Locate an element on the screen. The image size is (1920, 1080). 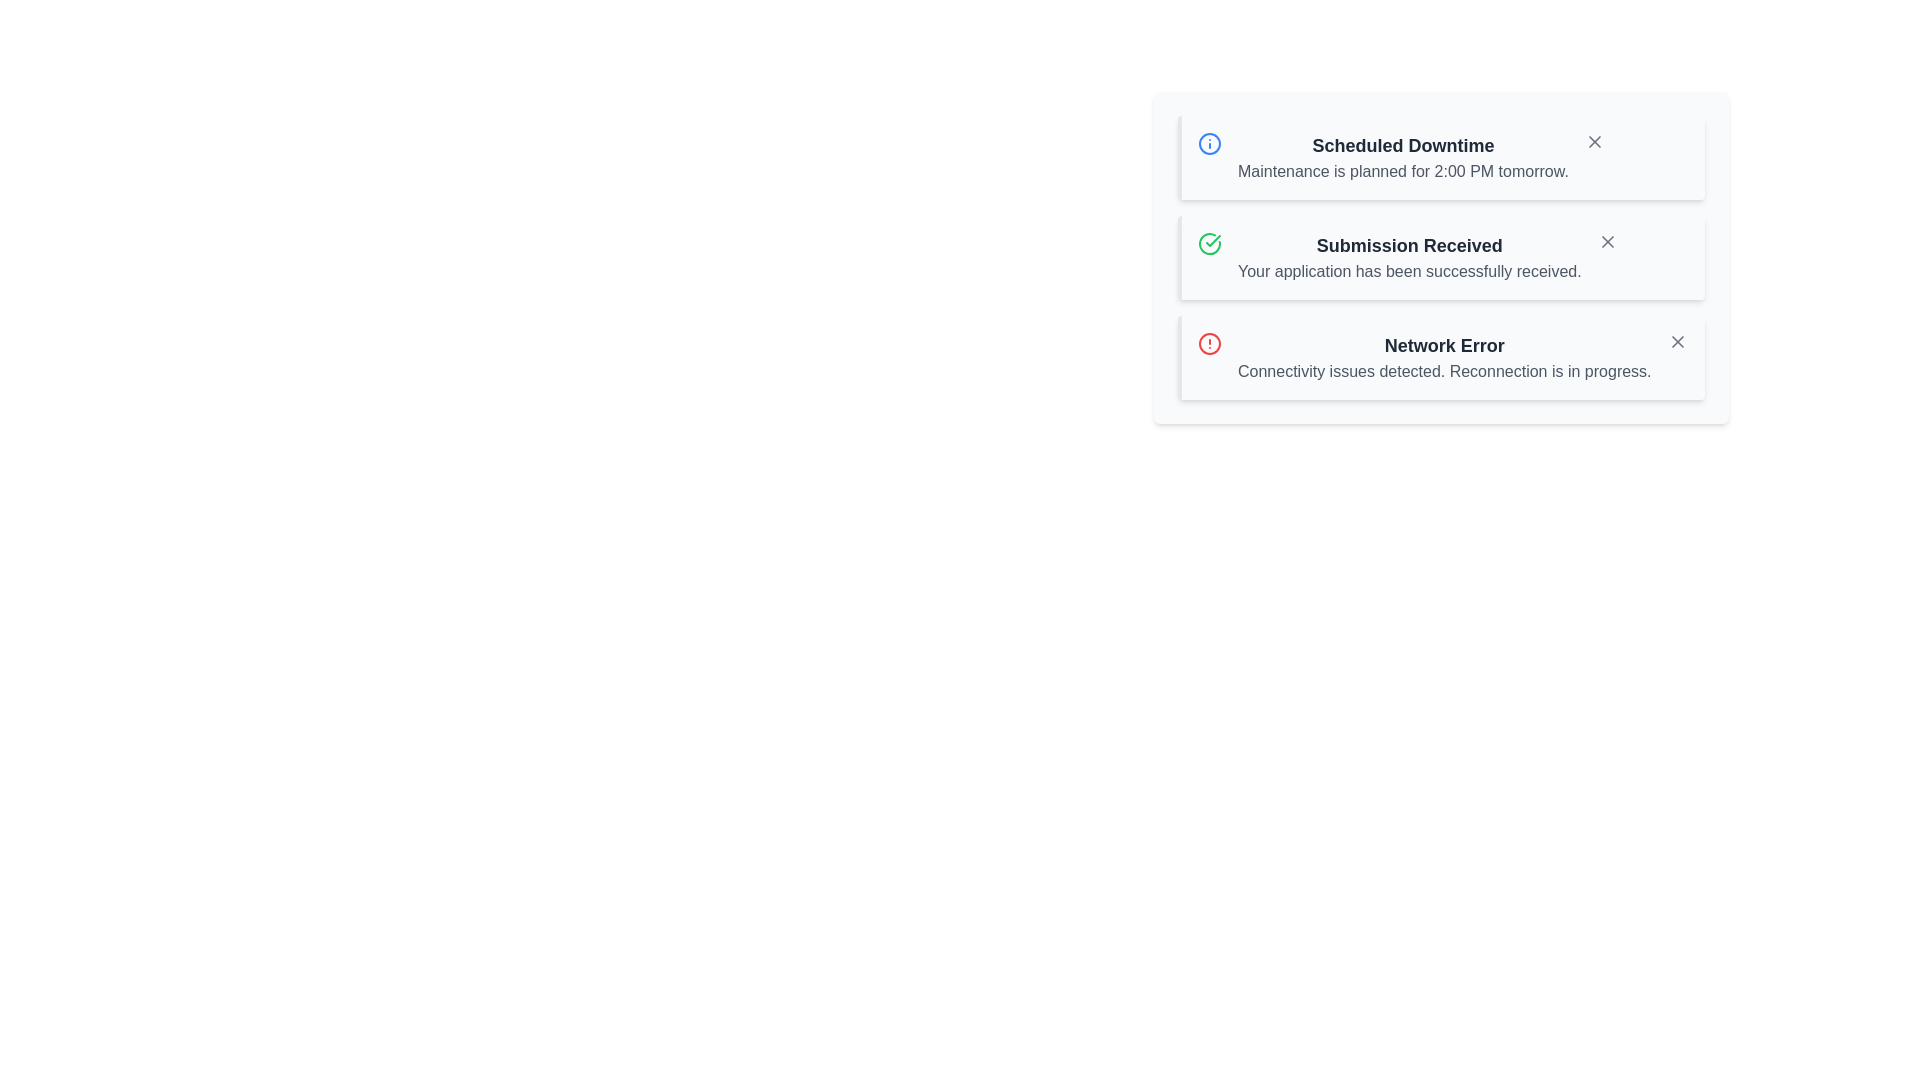
the text block displaying 'Connectivity issues detected. Reconnection is in progress.' which is styled in gray color and located below the heading 'Network Error' is located at coordinates (1444, 371).